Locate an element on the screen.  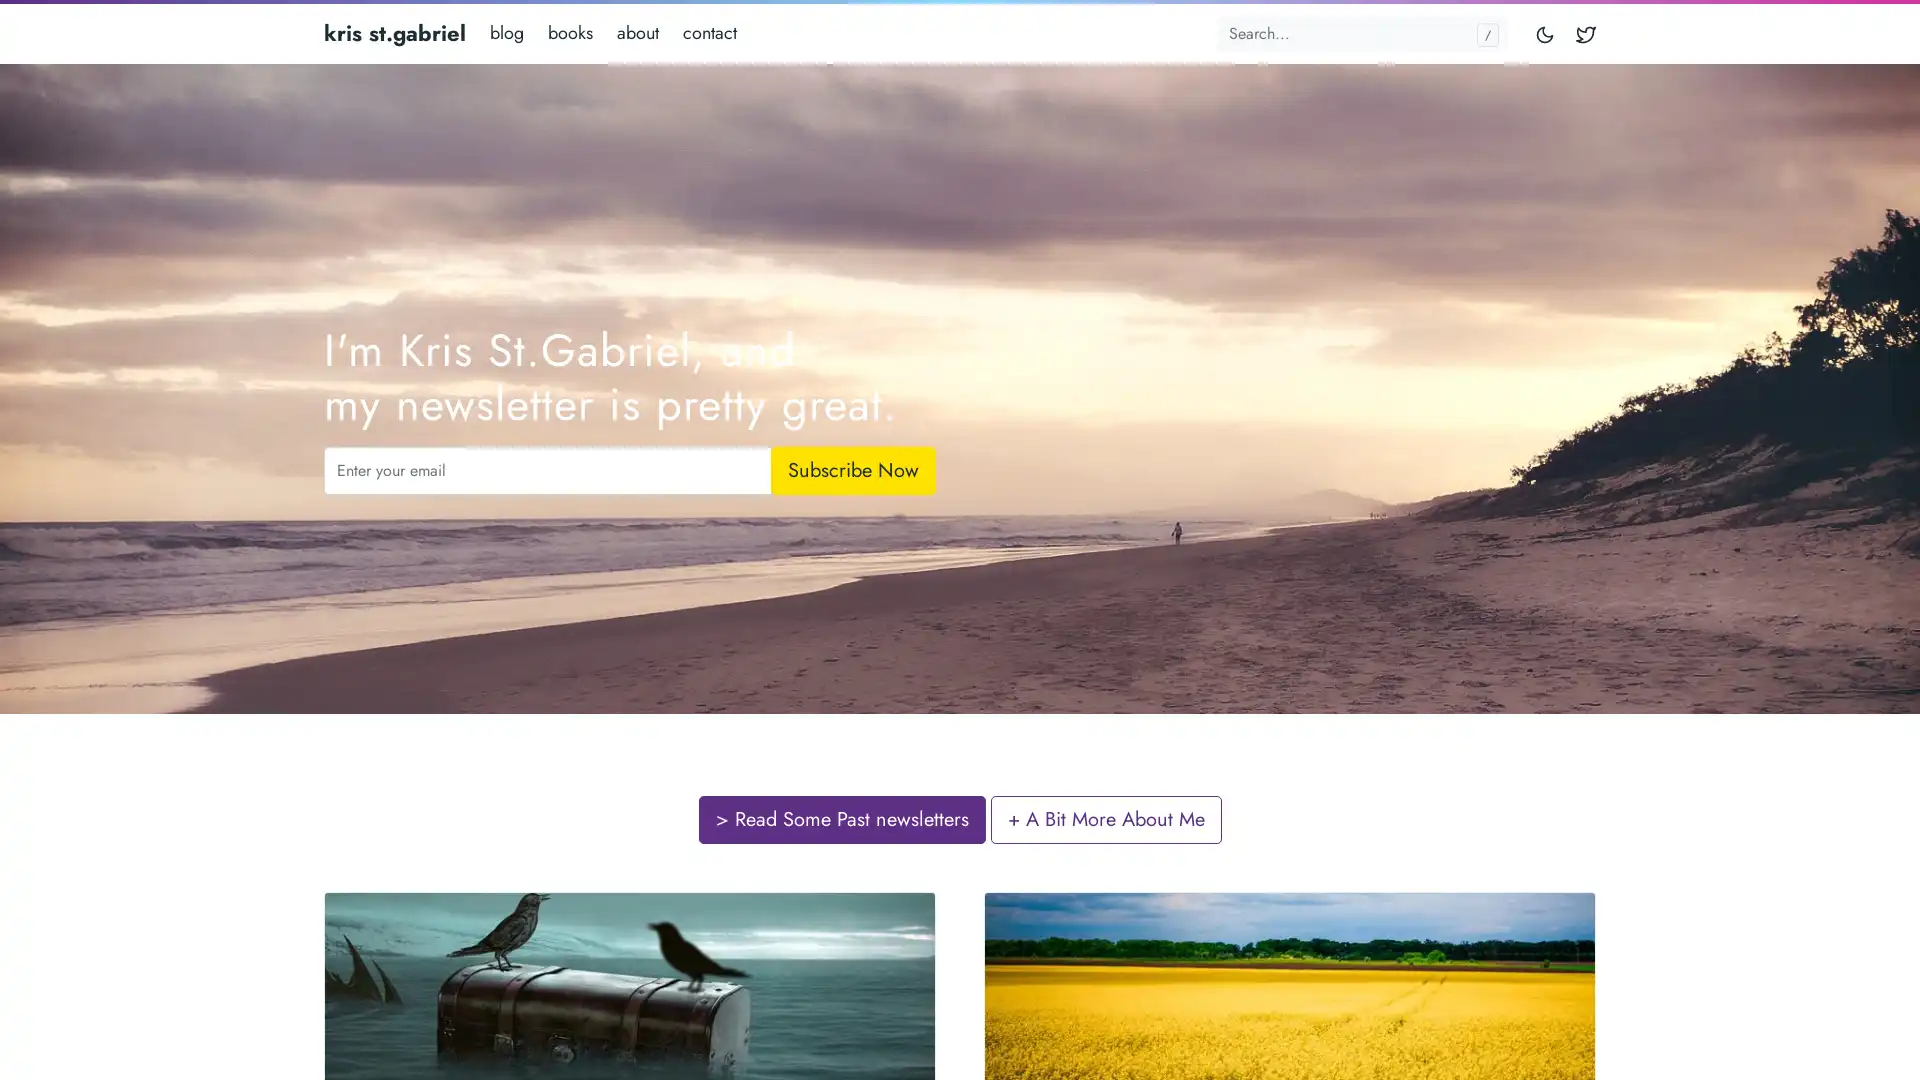
Toggle mode is located at coordinates (1544, 33).